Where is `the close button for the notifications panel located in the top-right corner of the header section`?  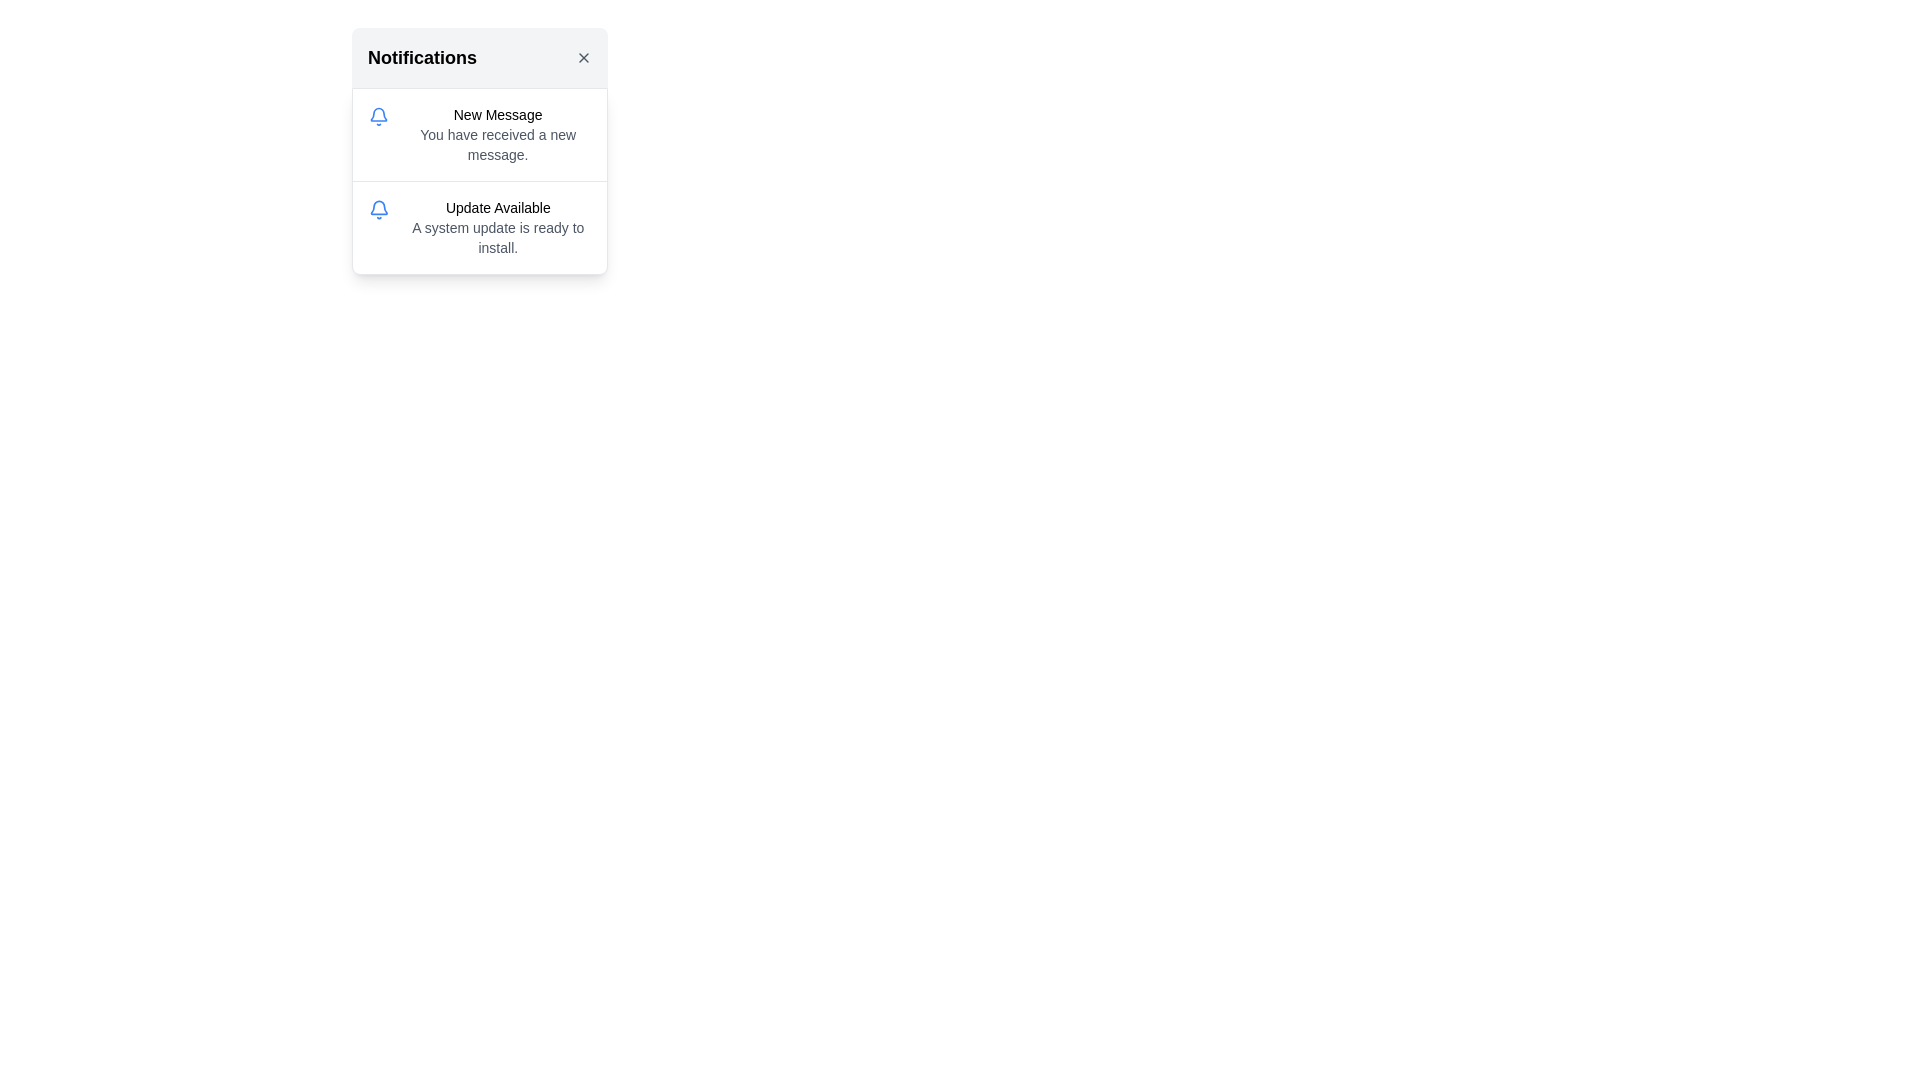 the close button for the notifications panel located in the top-right corner of the header section is located at coordinates (583, 56).